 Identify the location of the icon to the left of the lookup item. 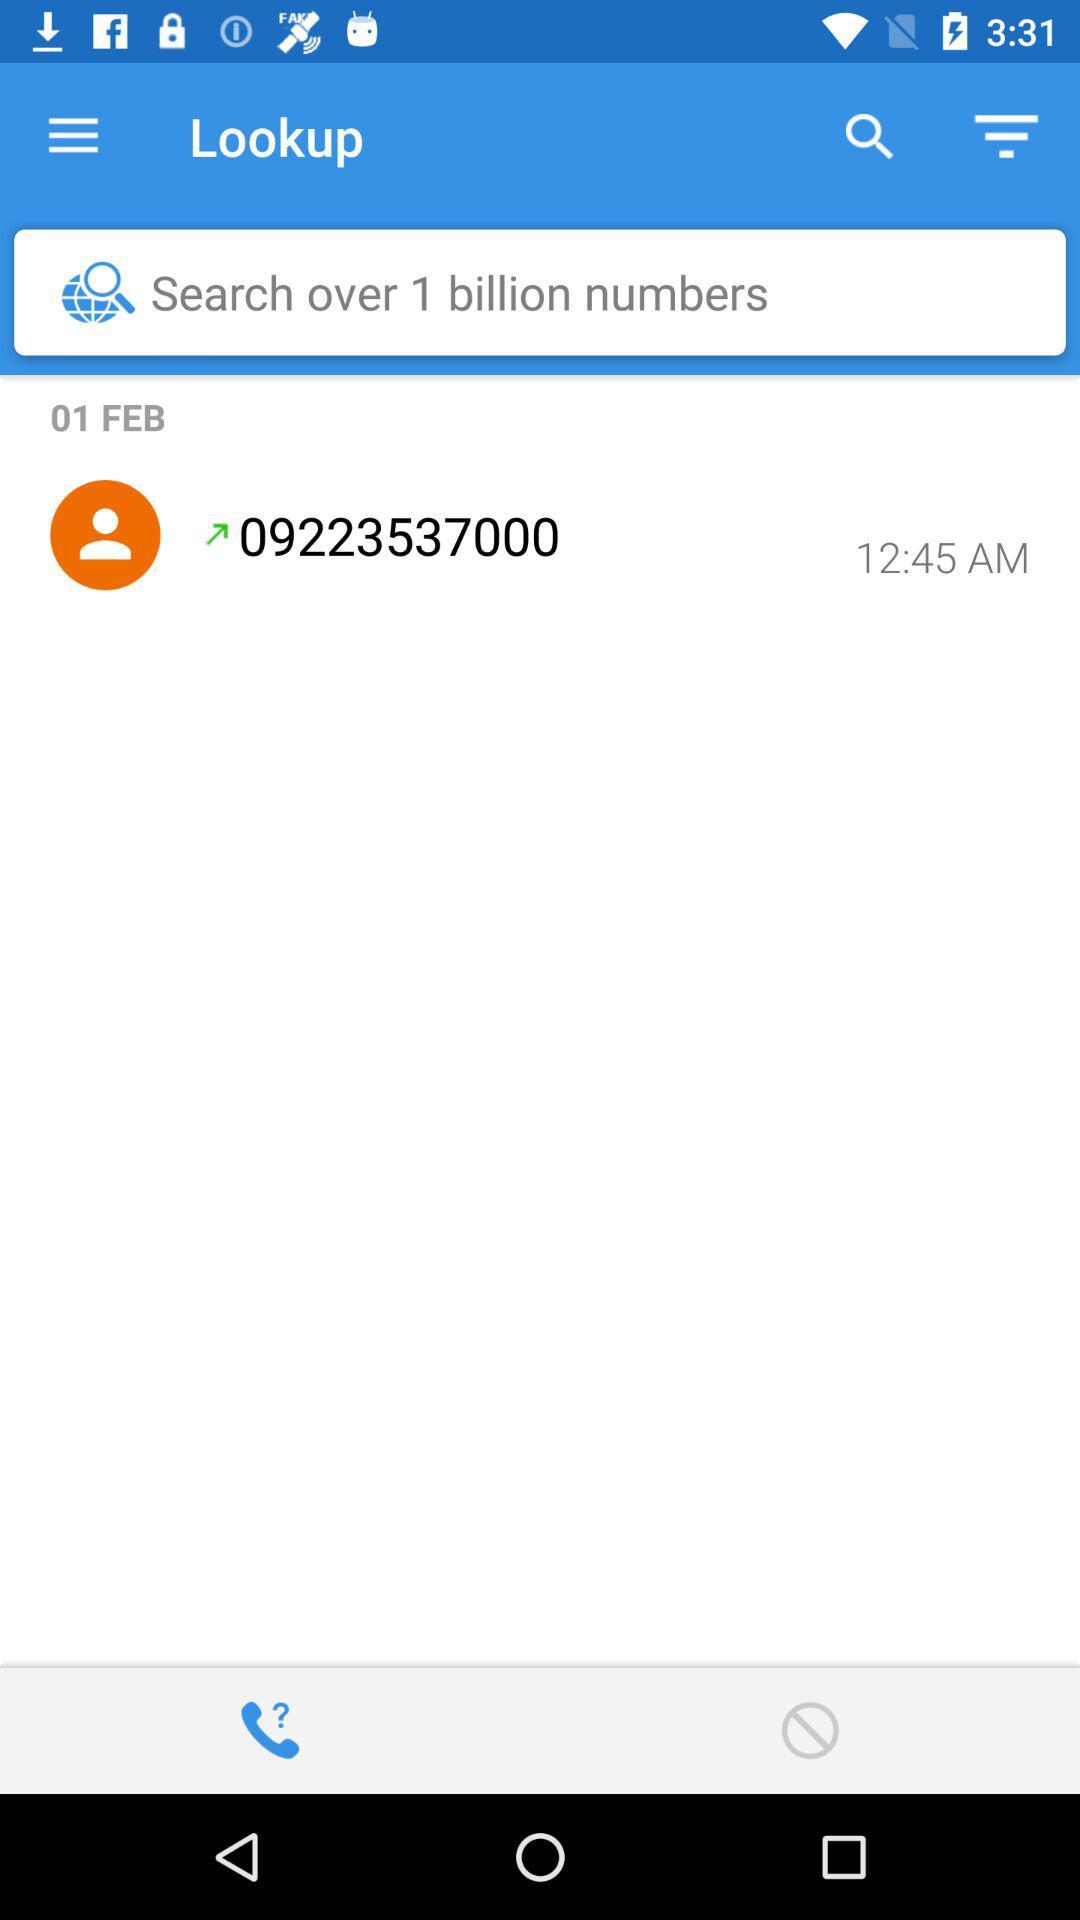
(72, 135).